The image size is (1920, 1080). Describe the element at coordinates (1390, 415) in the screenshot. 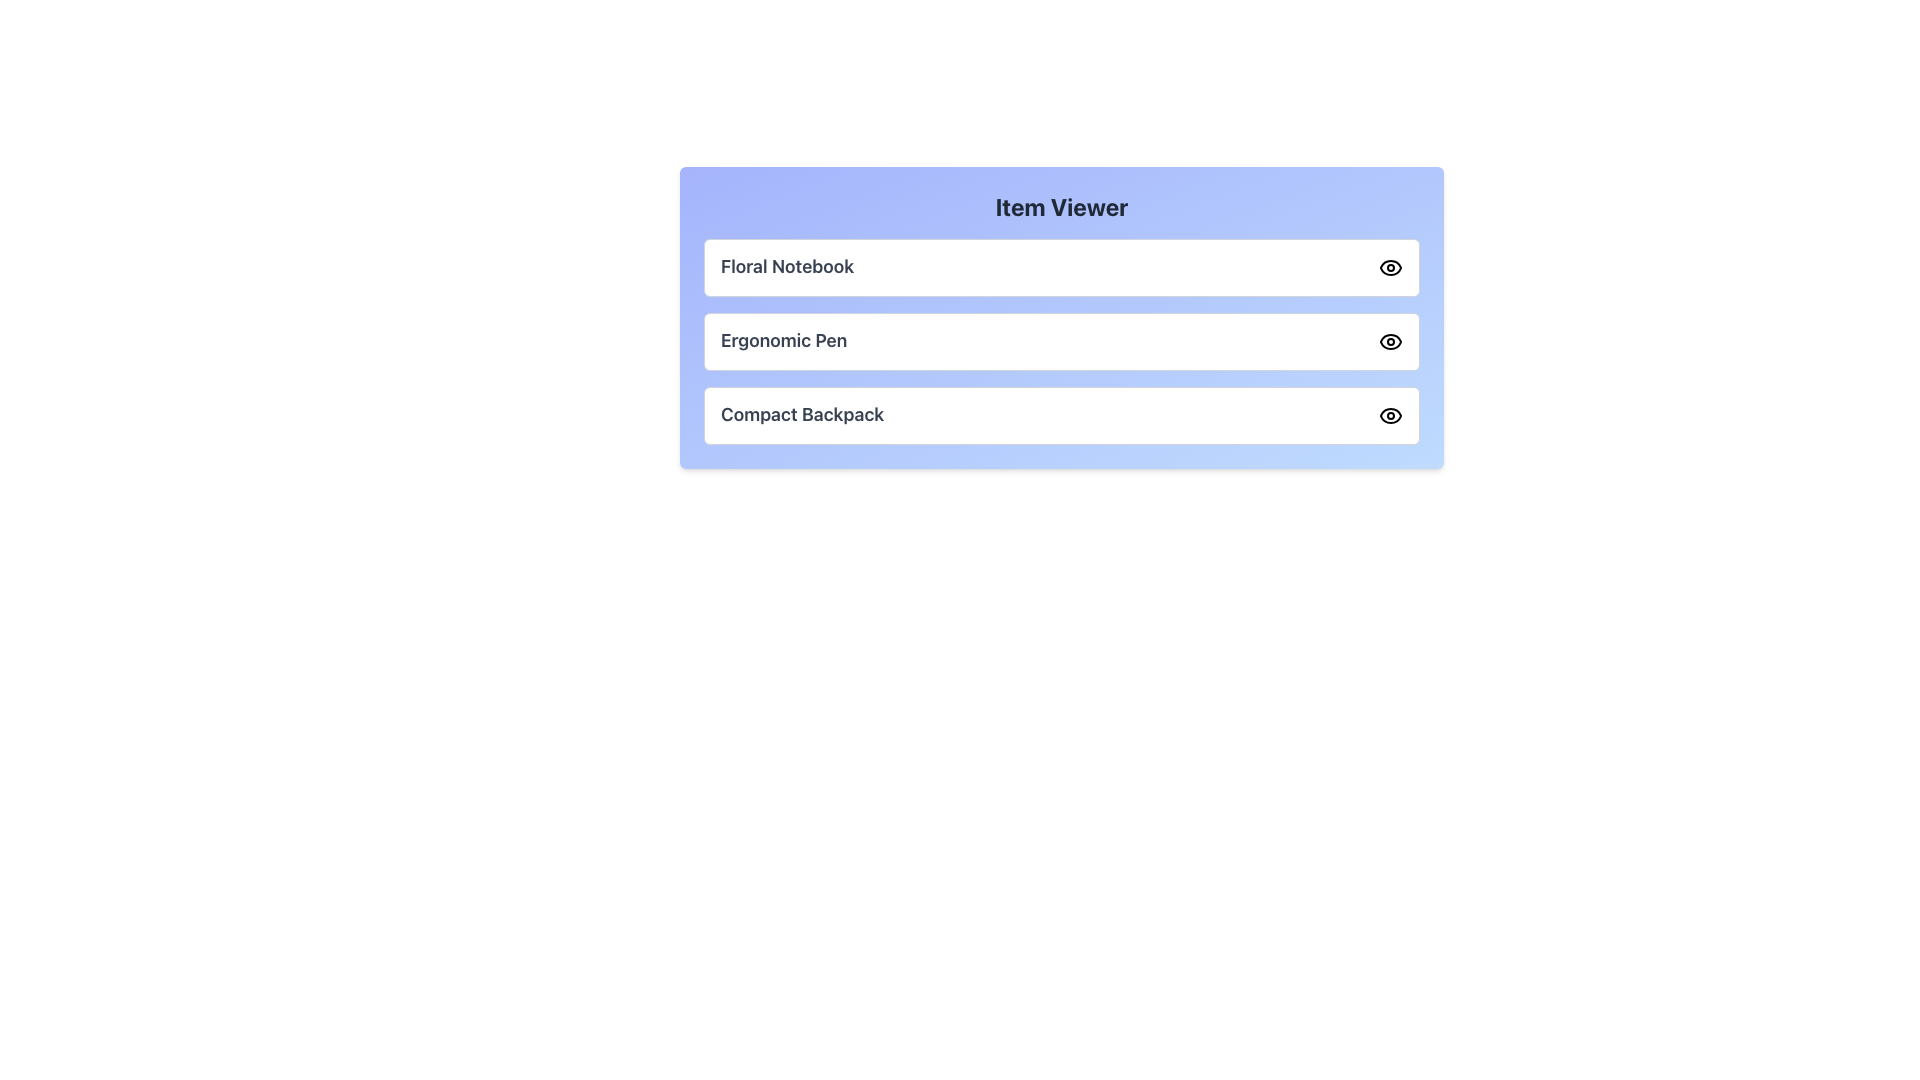

I see `the eye icon for visibility located at the far-right of the 'Compact Backpack' row in the 'Item Viewer' interface` at that location.